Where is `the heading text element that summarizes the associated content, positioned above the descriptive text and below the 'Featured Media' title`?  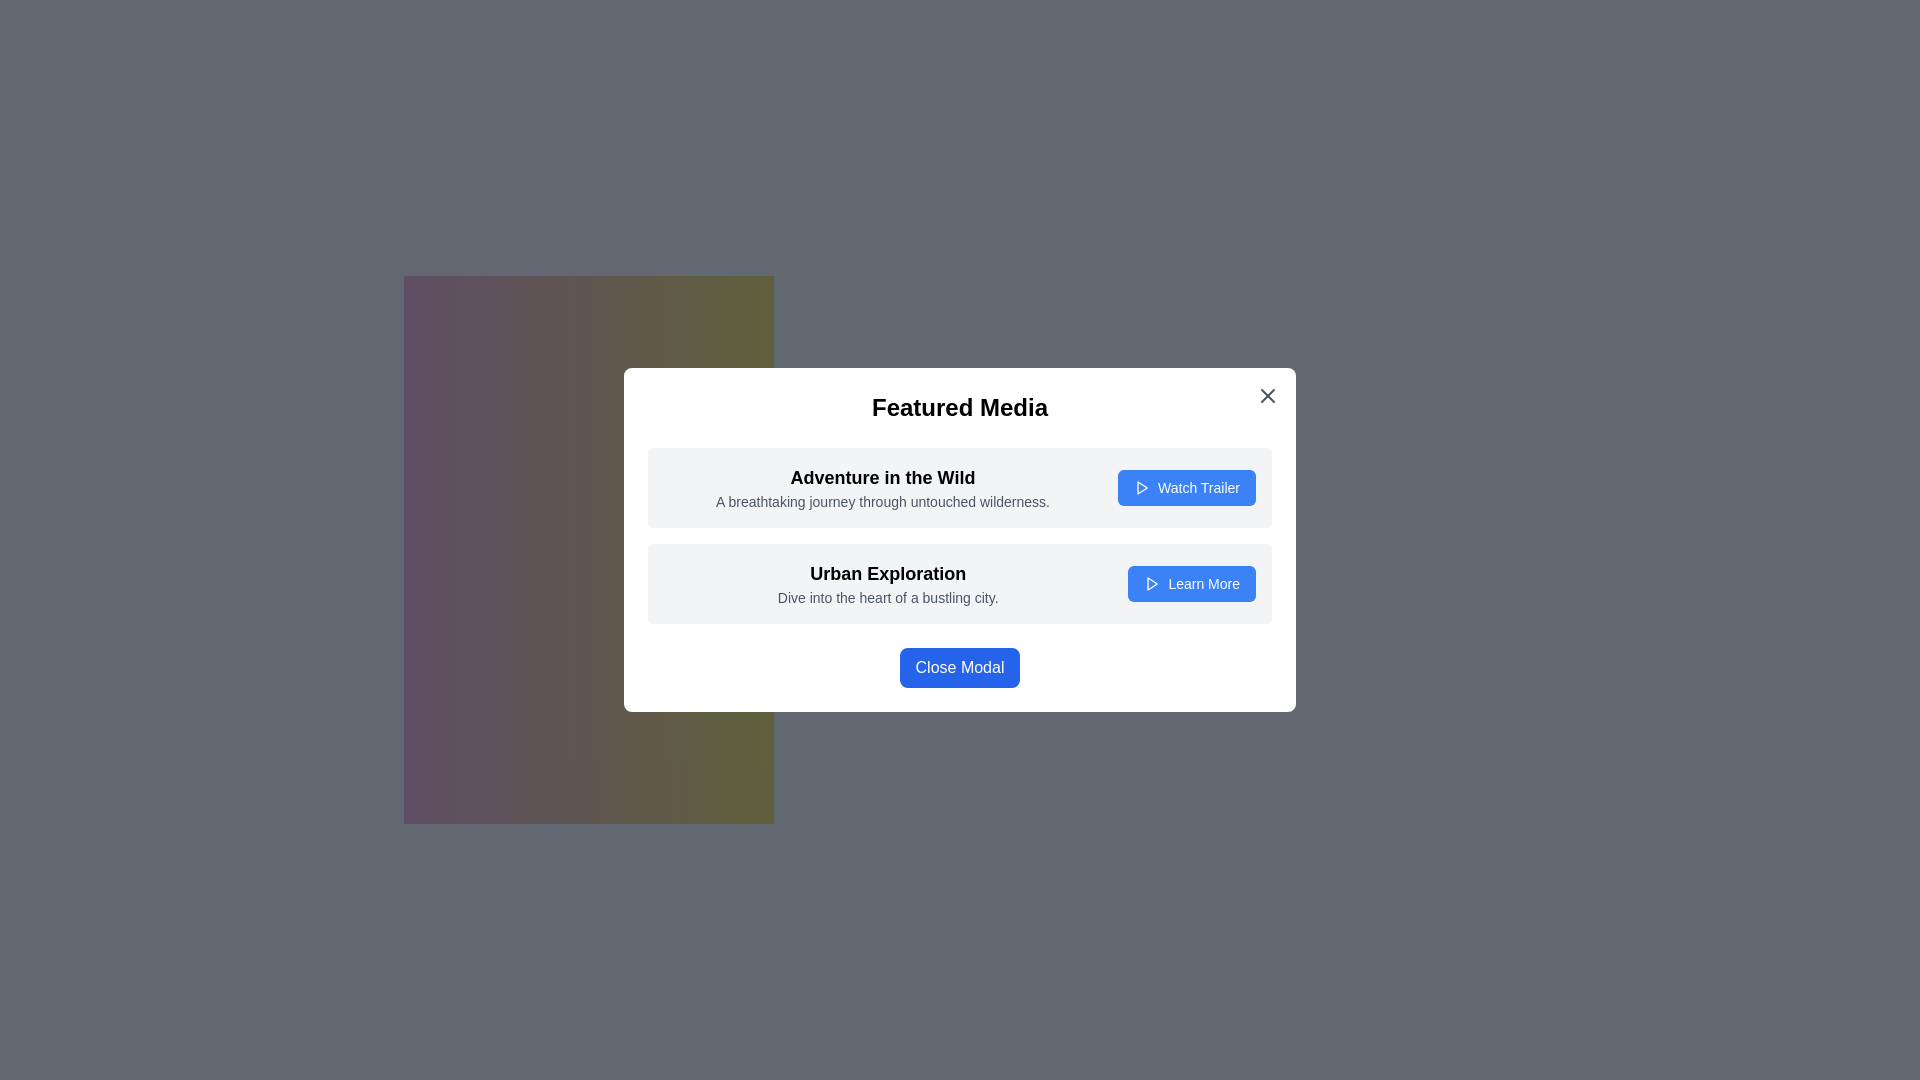
the heading text element that summarizes the associated content, positioned above the descriptive text and below the 'Featured Media' title is located at coordinates (882, 478).